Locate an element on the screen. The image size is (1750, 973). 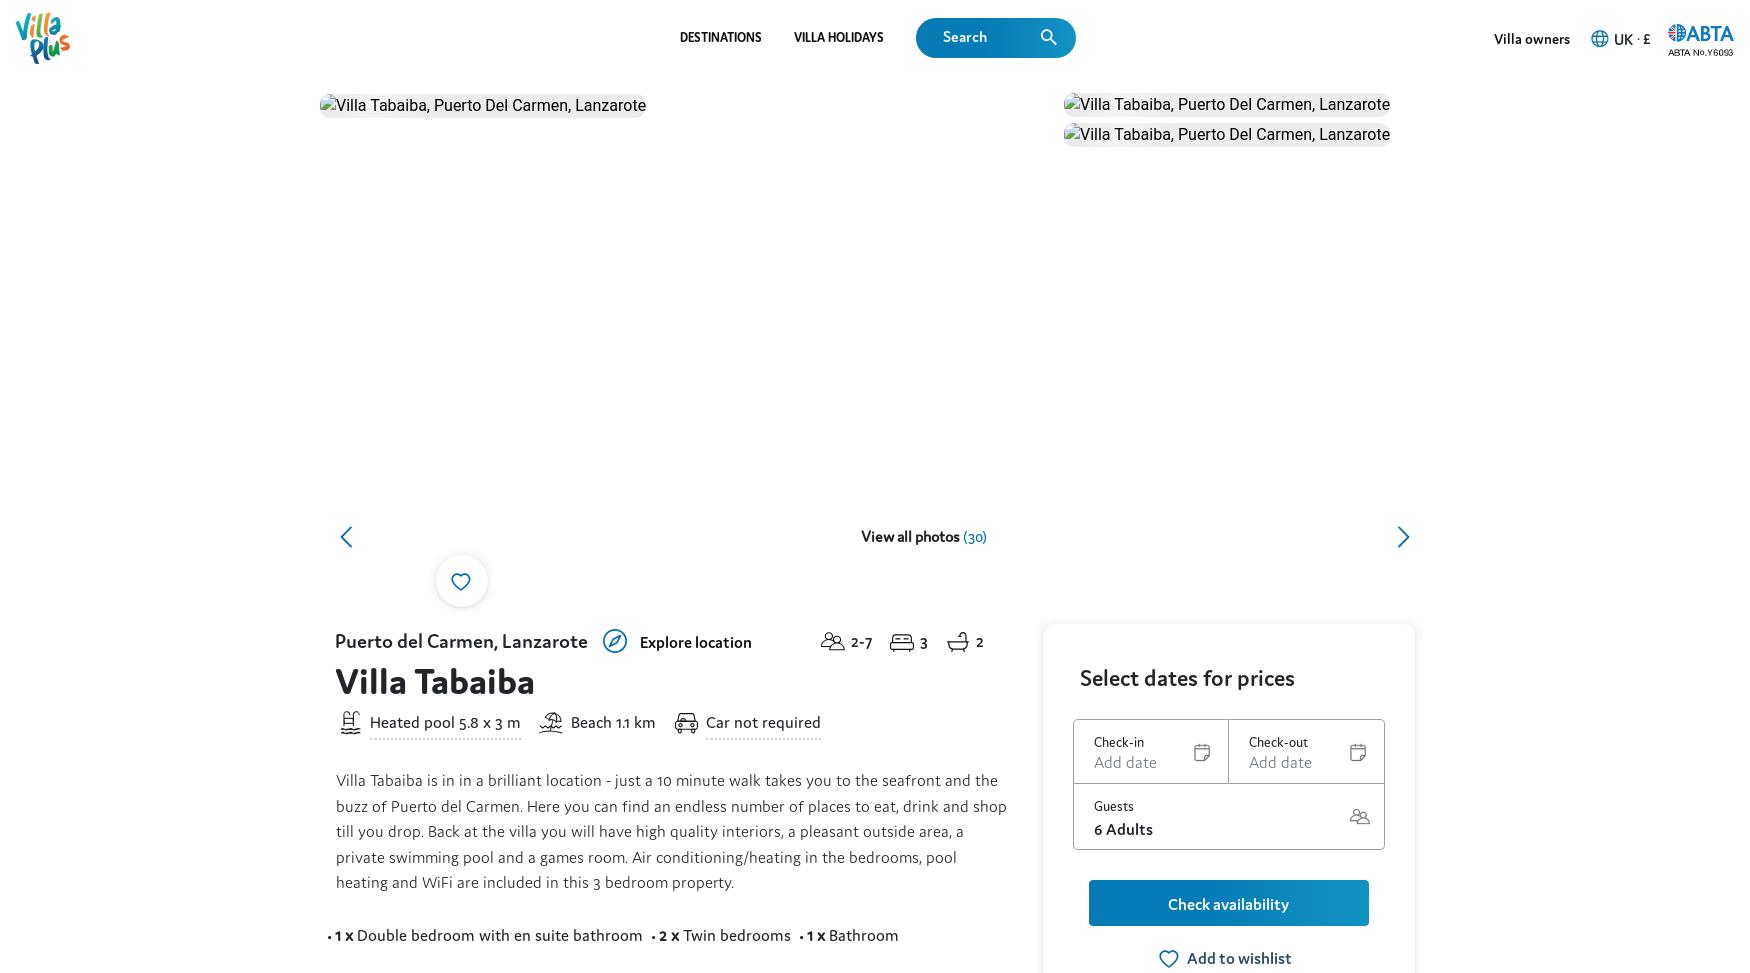
'Private airport transfer | Car hire' is located at coordinates (662, 587).